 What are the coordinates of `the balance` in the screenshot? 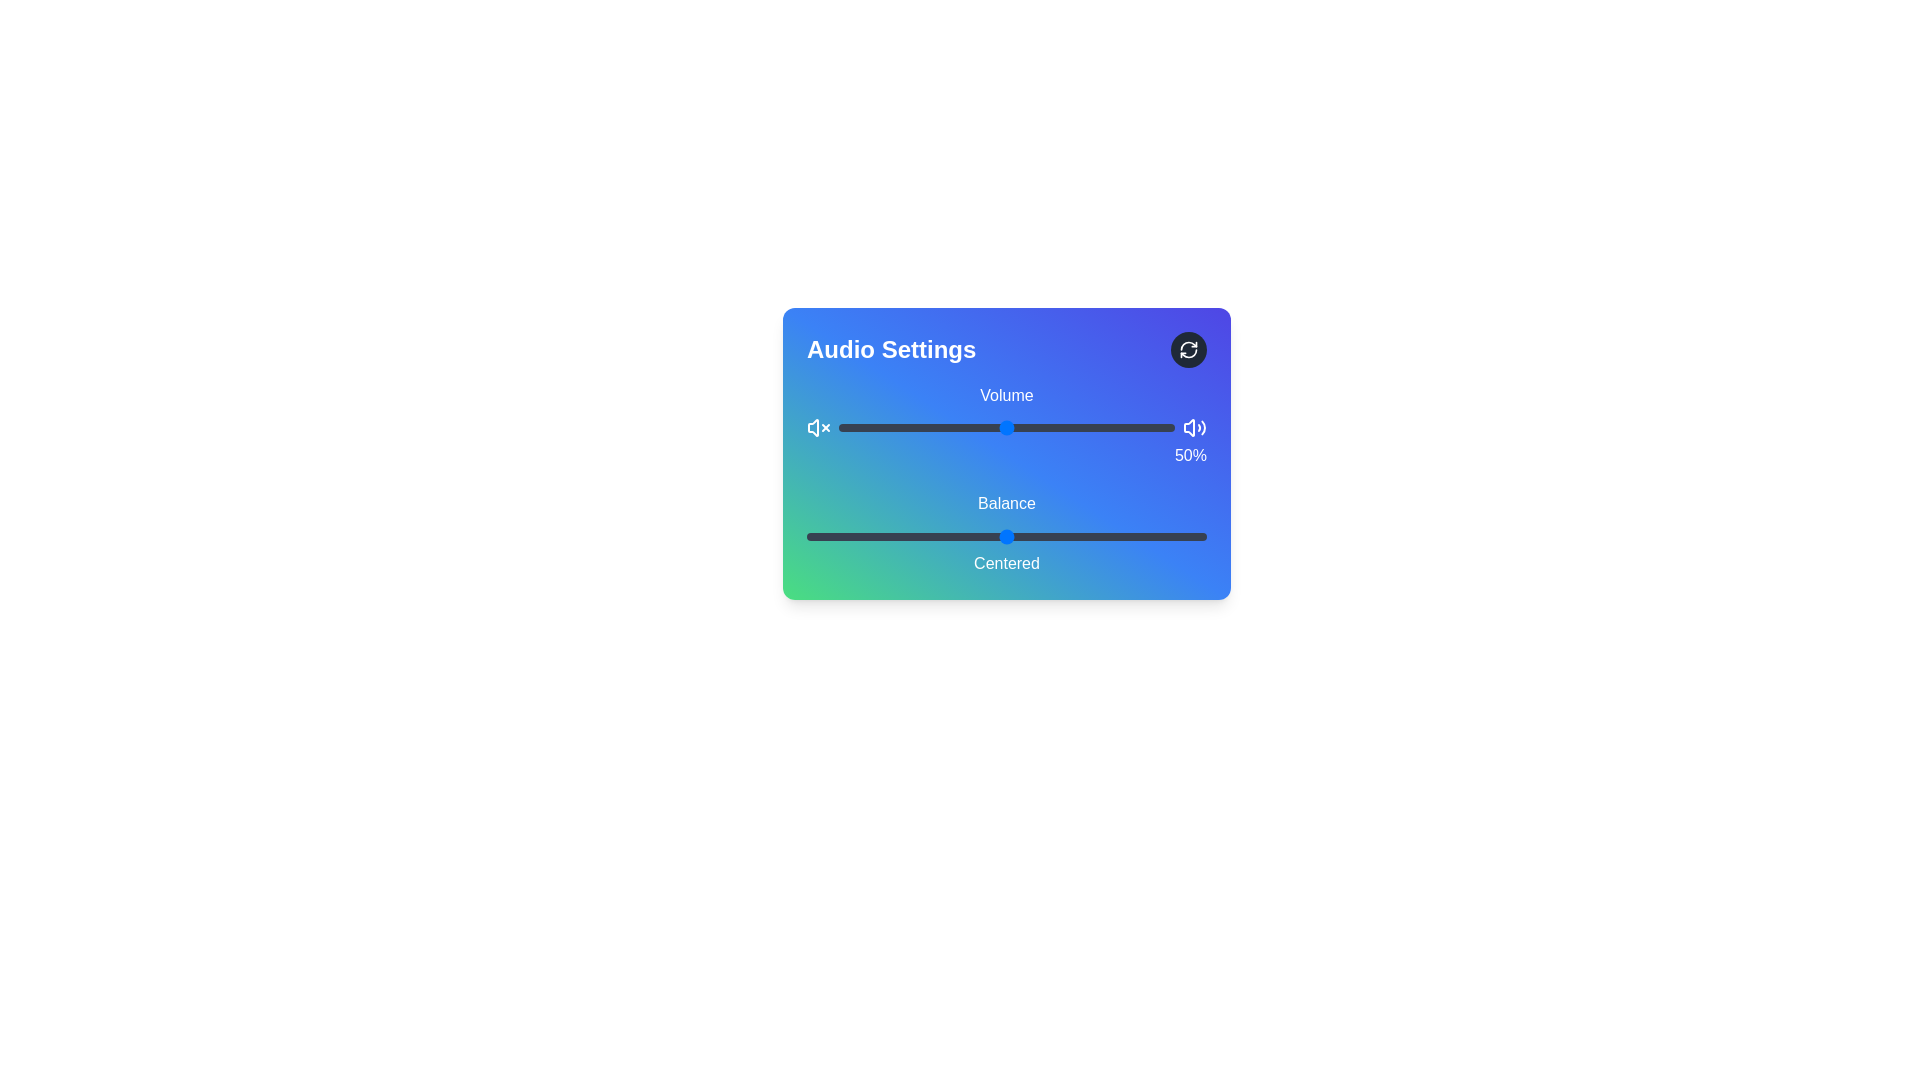 It's located at (850, 535).